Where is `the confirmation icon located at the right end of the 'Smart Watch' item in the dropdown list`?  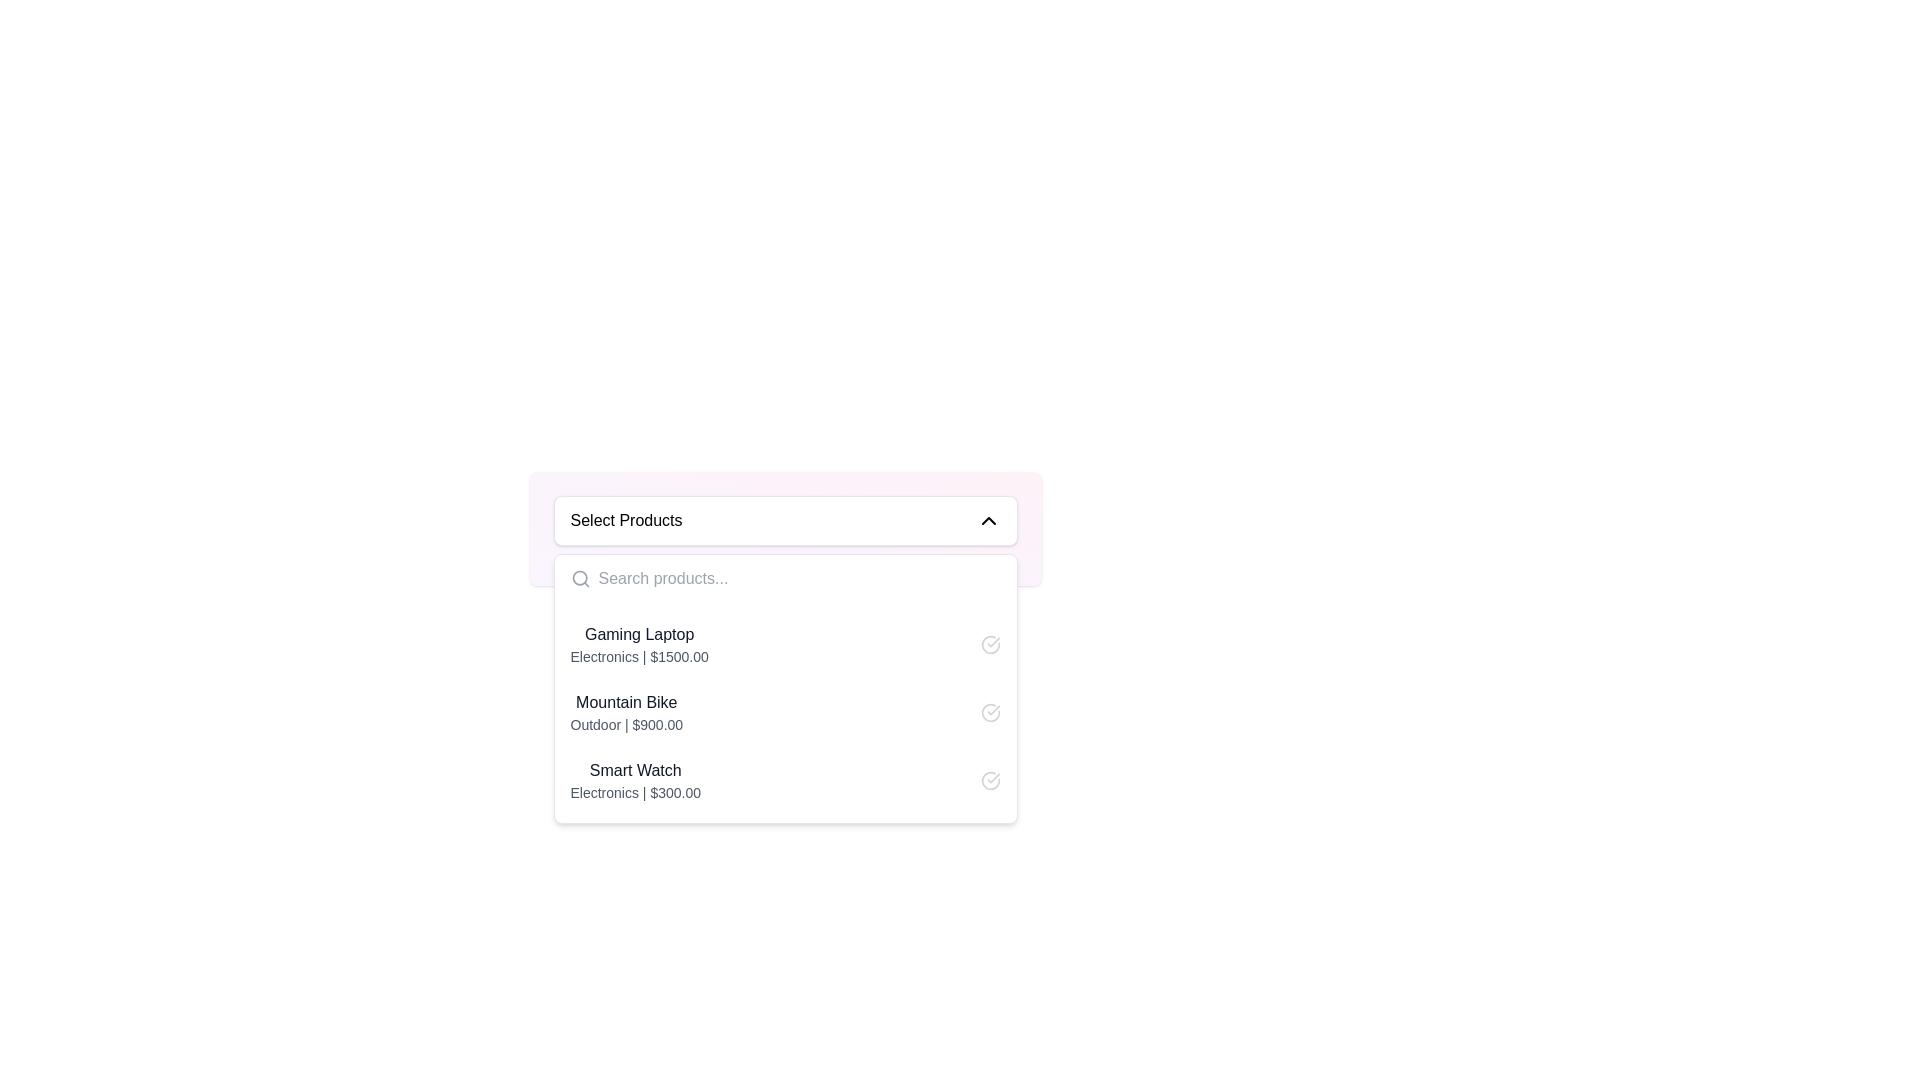
the confirmation icon located at the right end of the 'Smart Watch' item in the dropdown list is located at coordinates (990, 779).